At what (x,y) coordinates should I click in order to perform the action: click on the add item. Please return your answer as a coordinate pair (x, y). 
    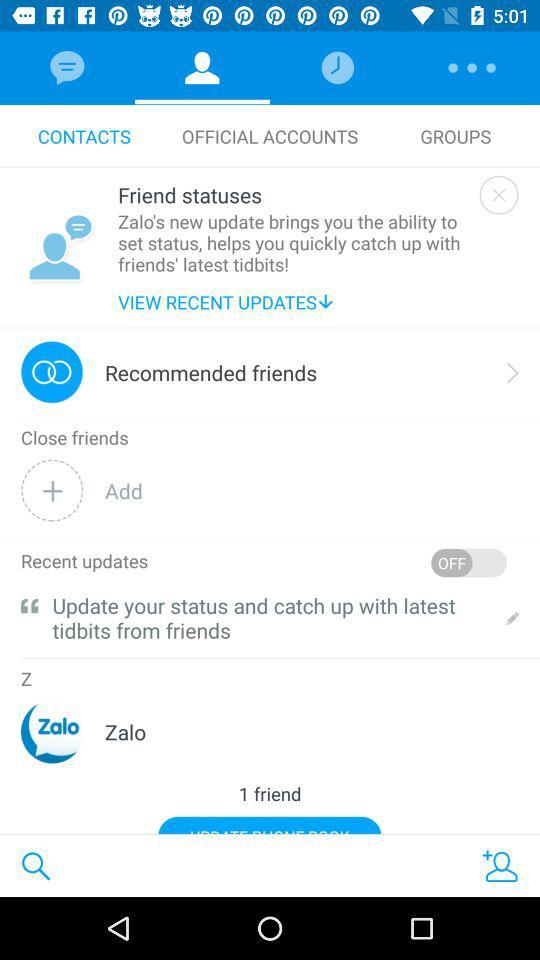
    Looking at the image, I should click on (312, 489).